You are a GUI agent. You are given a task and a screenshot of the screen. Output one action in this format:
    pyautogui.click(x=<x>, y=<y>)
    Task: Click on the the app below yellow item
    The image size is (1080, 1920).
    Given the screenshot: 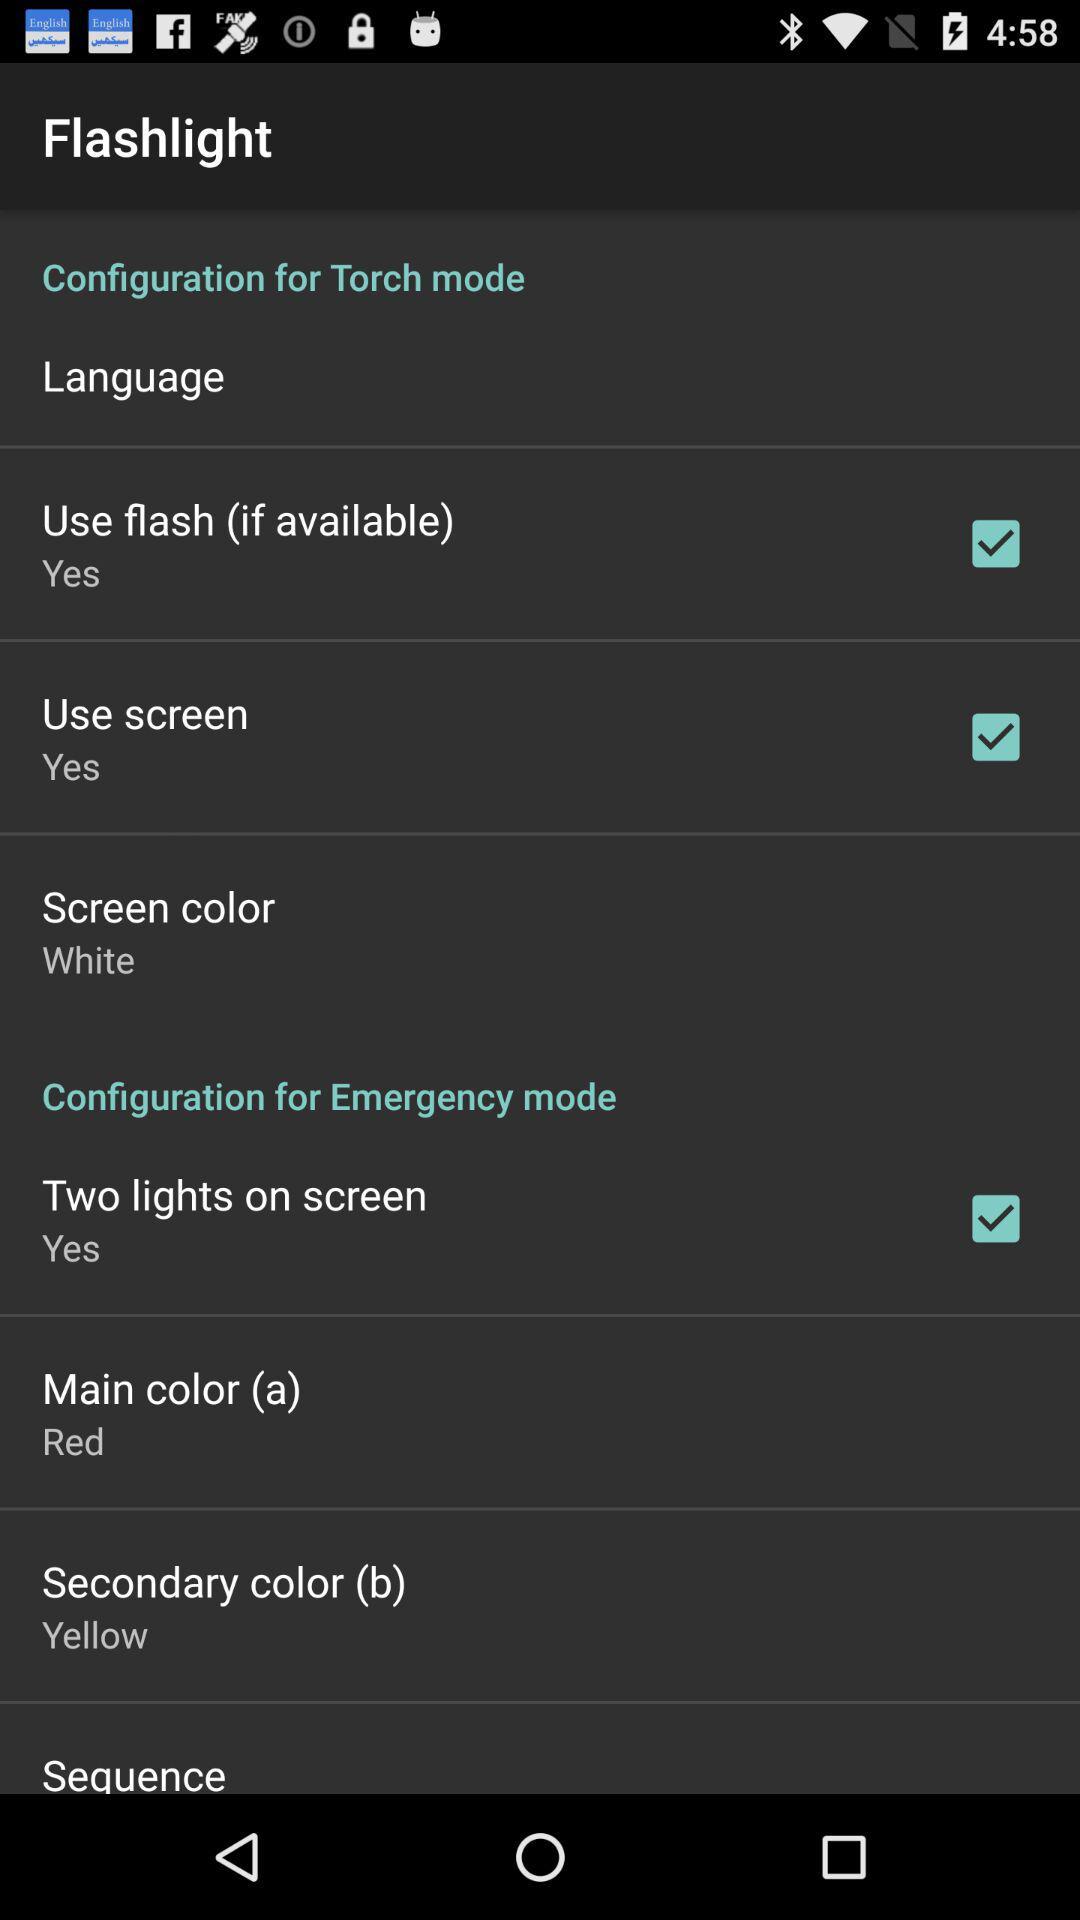 What is the action you would take?
    pyautogui.click(x=134, y=1770)
    